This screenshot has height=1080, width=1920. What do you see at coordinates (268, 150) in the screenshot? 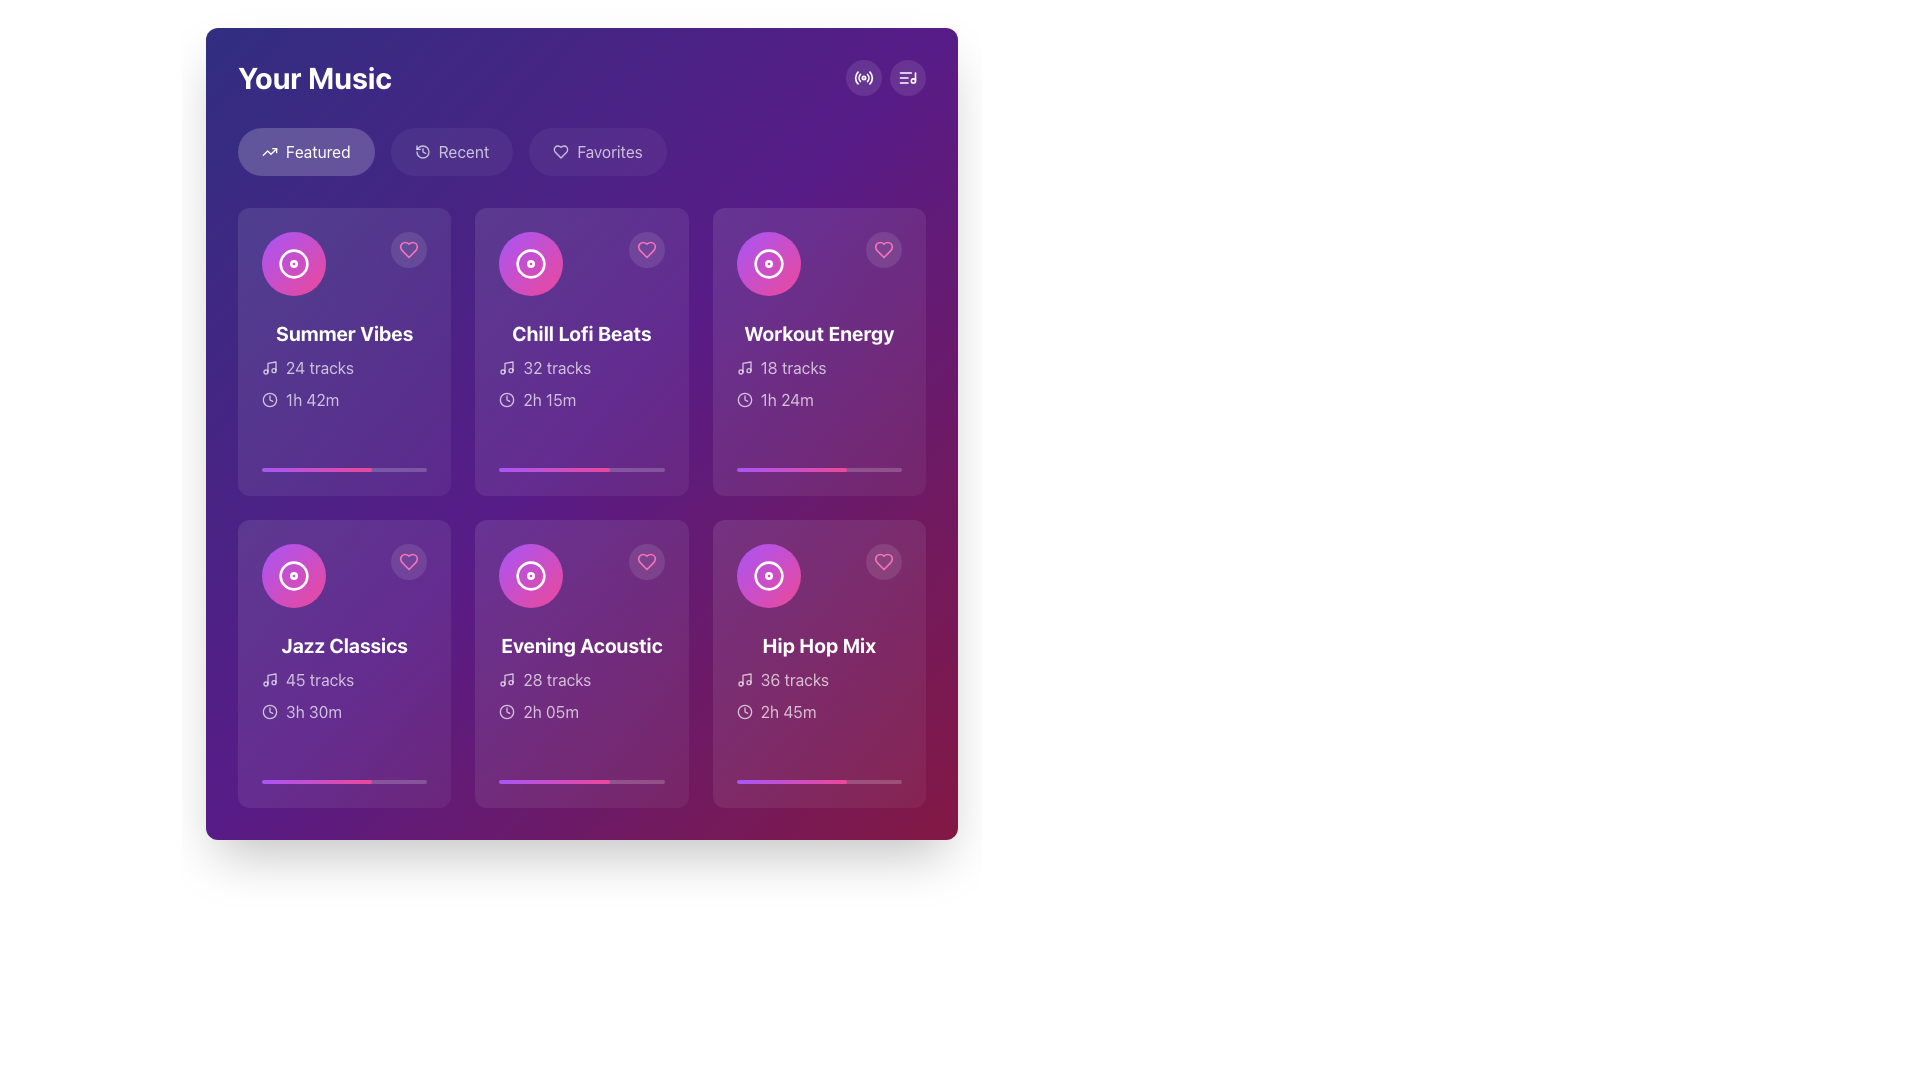
I see `the upward-trending line graph icon located to the left of the 'Featured' text within the button group at the top-left of the interface` at bounding box center [268, 150].